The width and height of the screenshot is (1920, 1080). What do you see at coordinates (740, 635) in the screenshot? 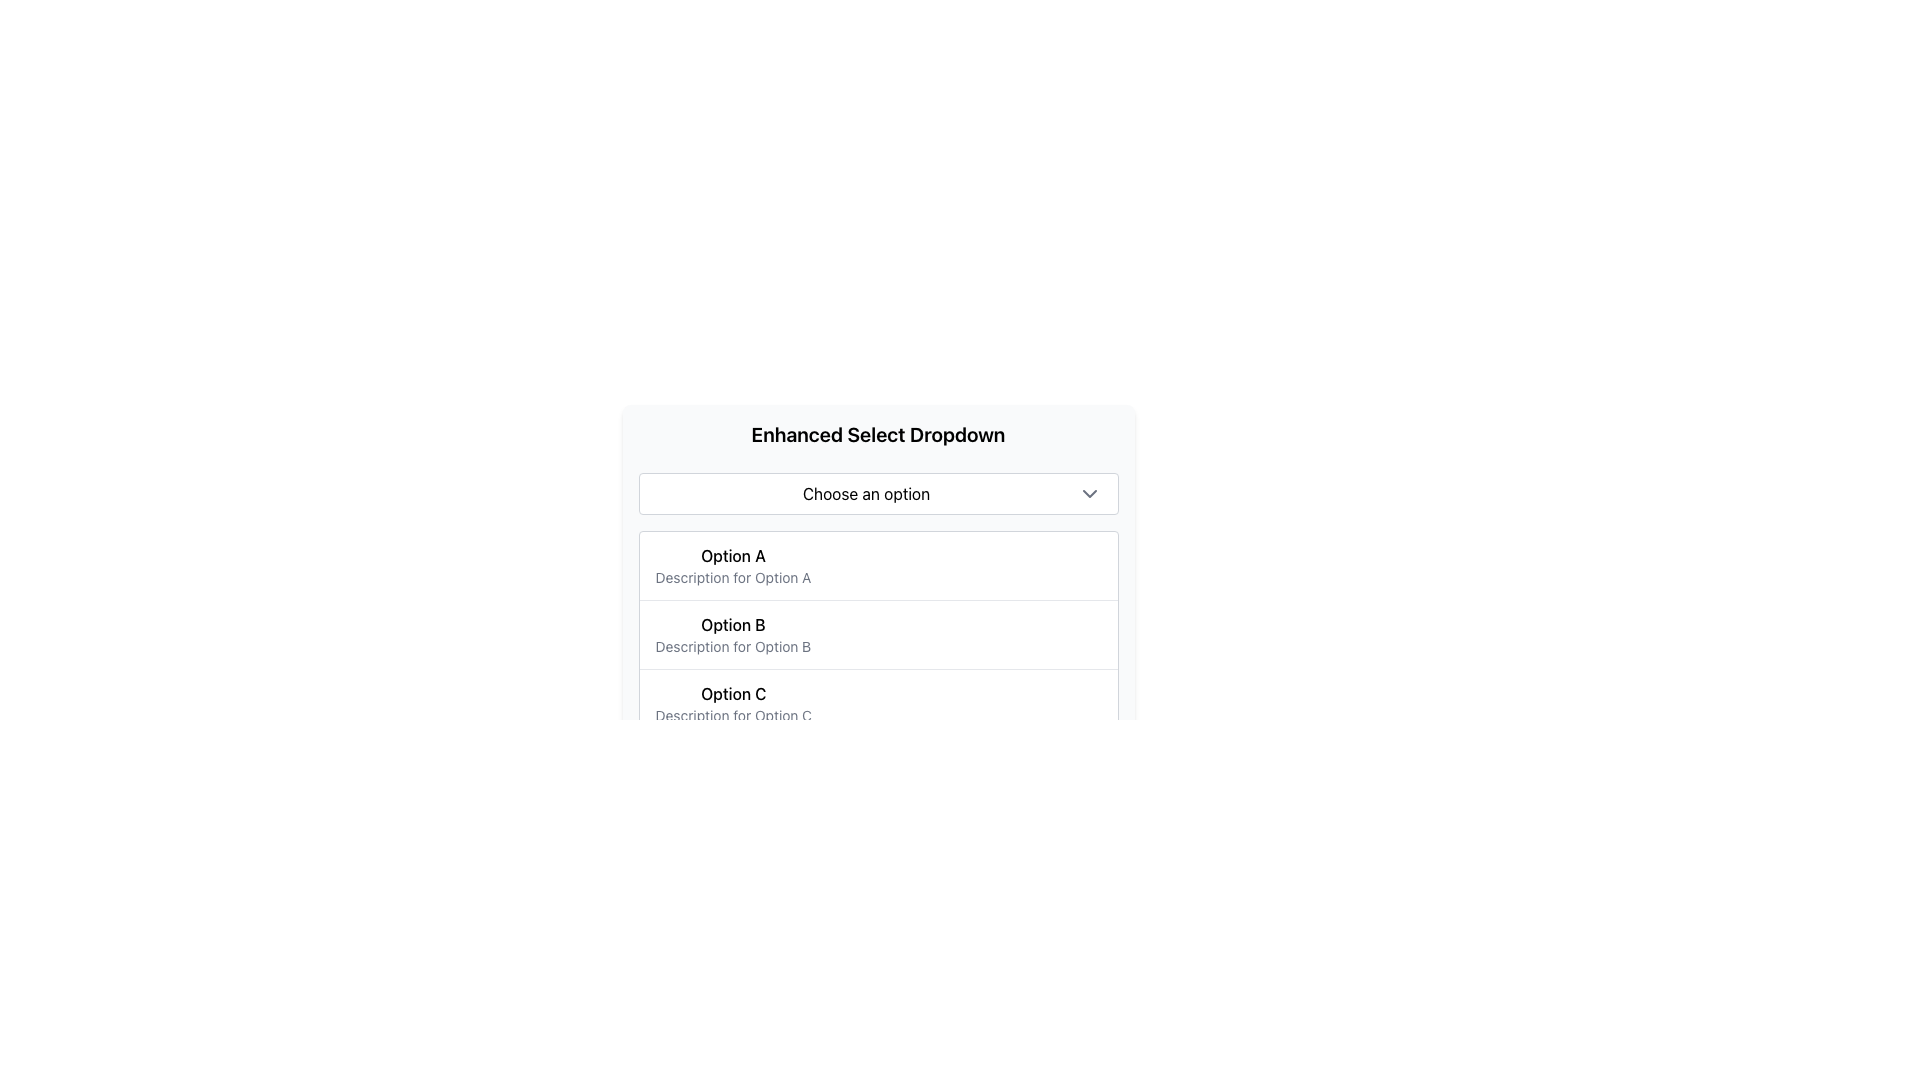
I see `the second item in the dropdown menu labeled 'Choose an option'` at bounding box center [740, 635].